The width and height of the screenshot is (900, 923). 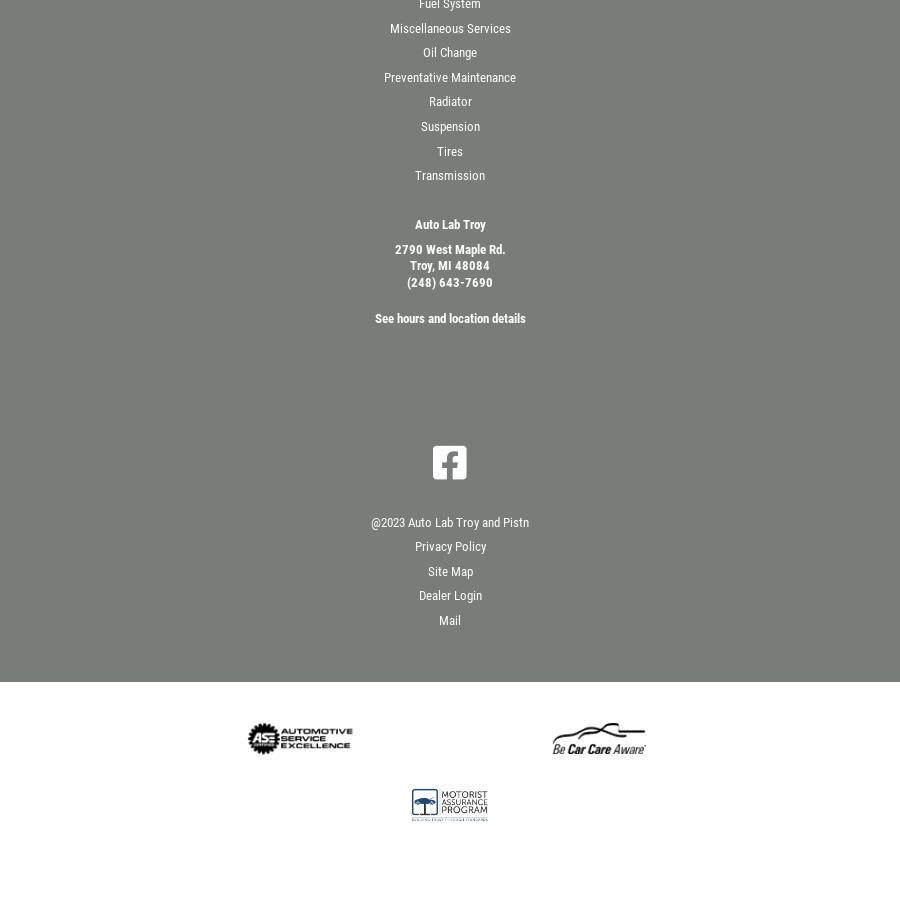 What do you see at coordinates (449, 318) in the screenshot?
I see `'See hours and location details'` at bounding box center [449, 318].